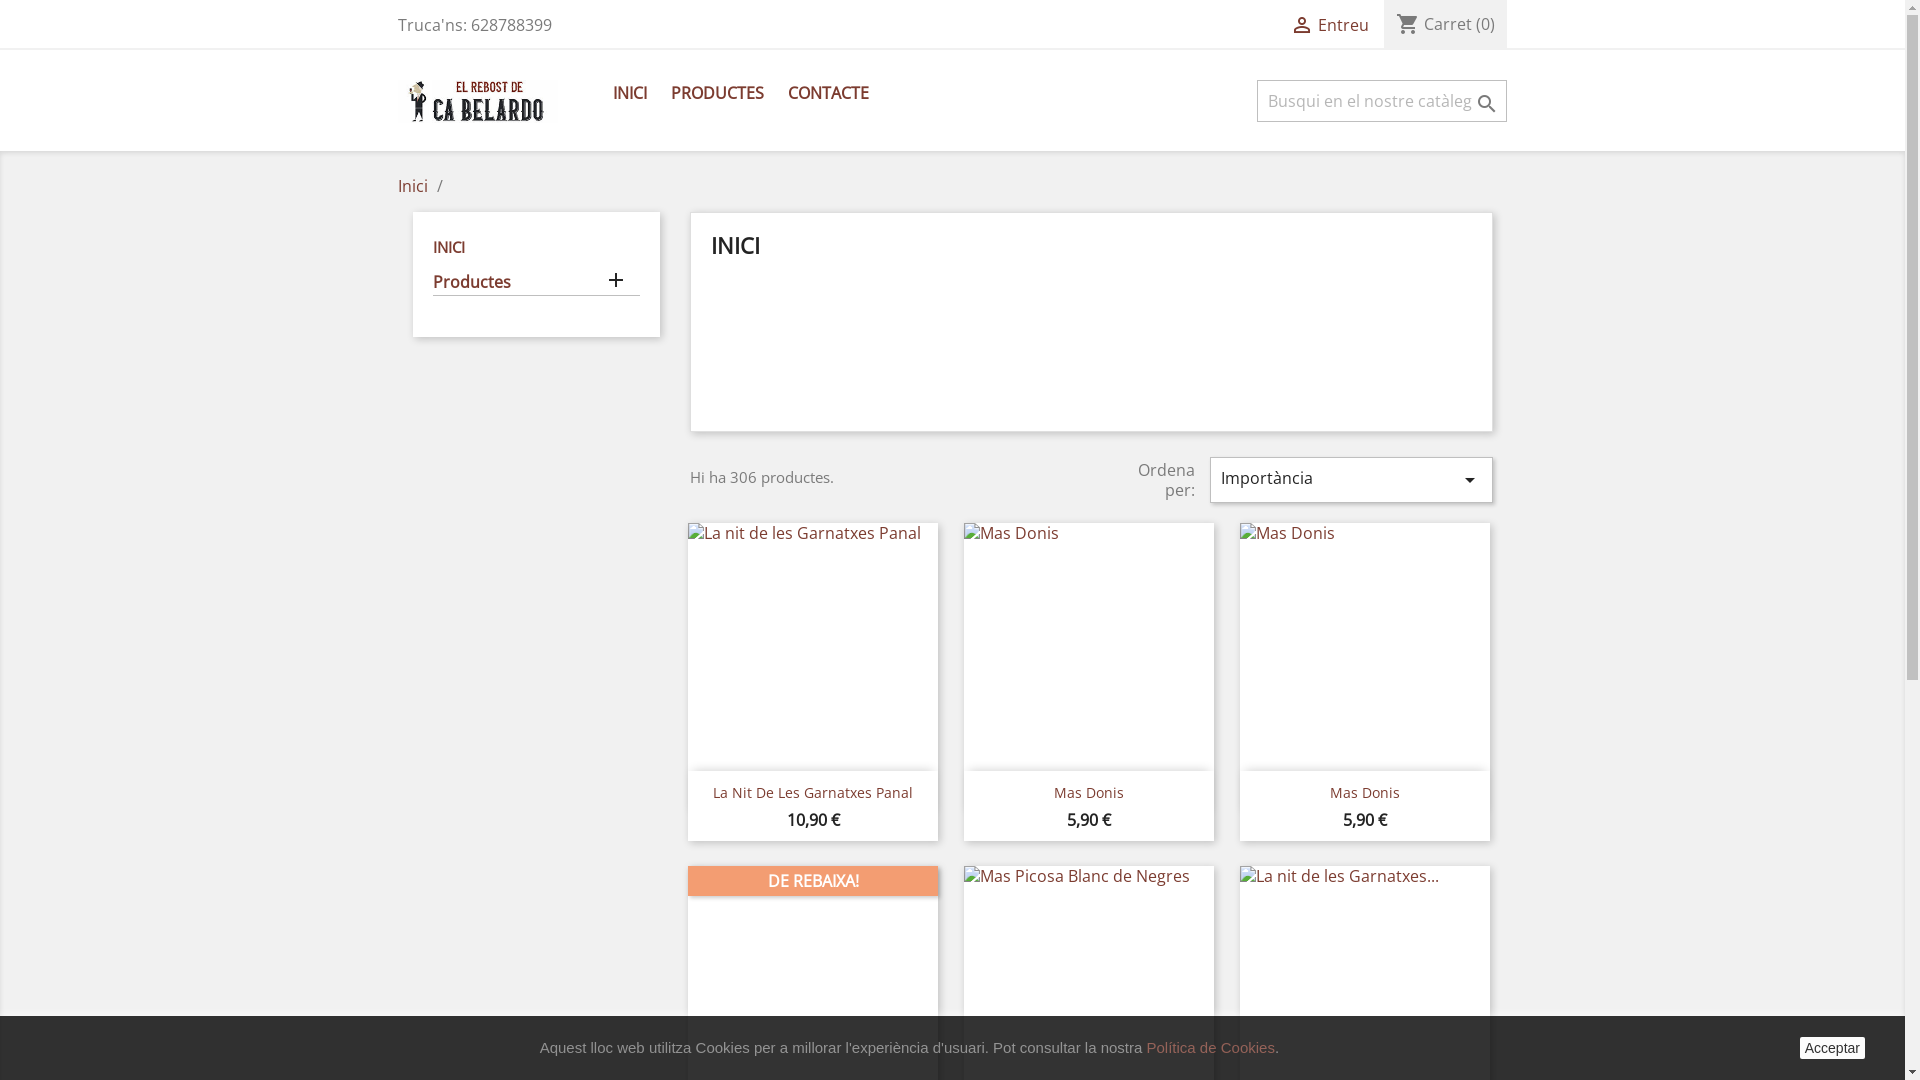 The width and height of the screenshot is (1920, 1080). Describe the element at coordinates (660, 94) in the screenshot. I see `'PRODUCTES'` at that location.